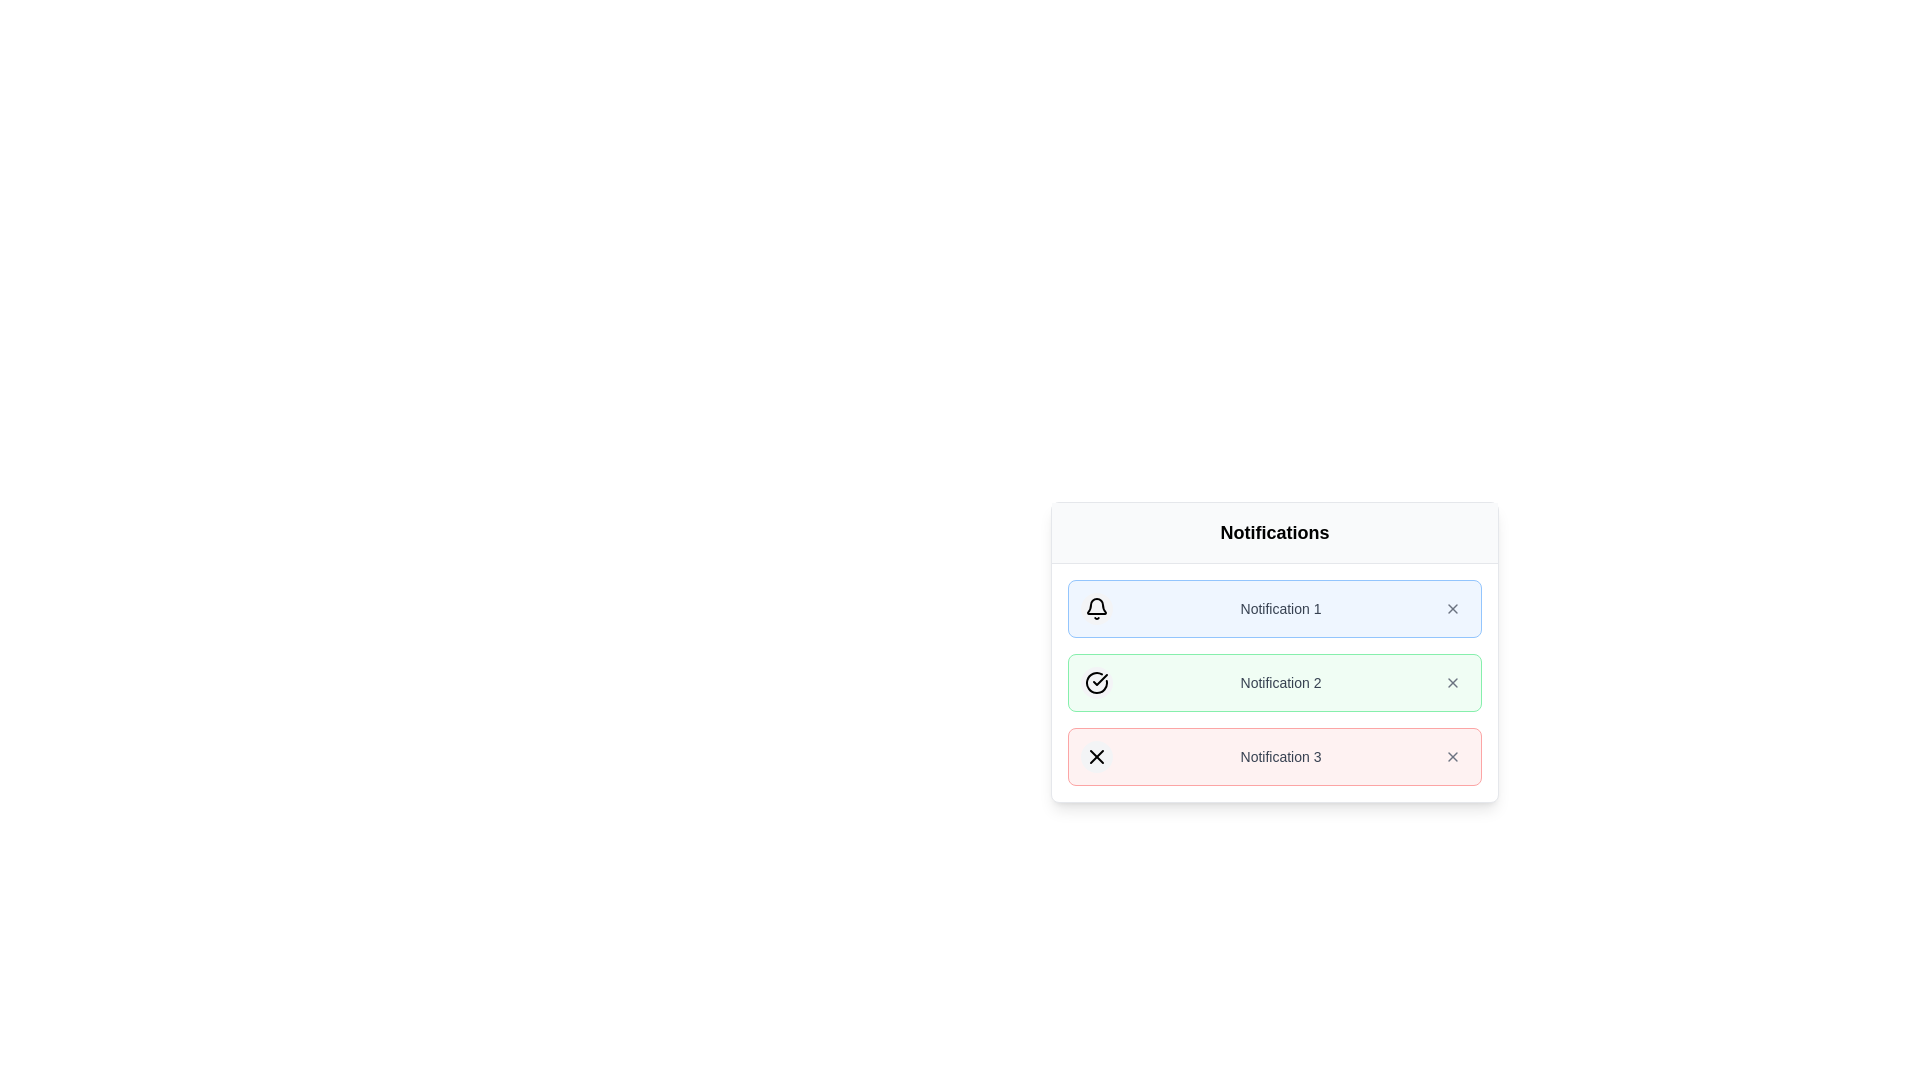  I want to click on the notification icon located at the far-left side of the row labeled 'Notification 1', which is the first row in the notifications card, so click(1096, 608).